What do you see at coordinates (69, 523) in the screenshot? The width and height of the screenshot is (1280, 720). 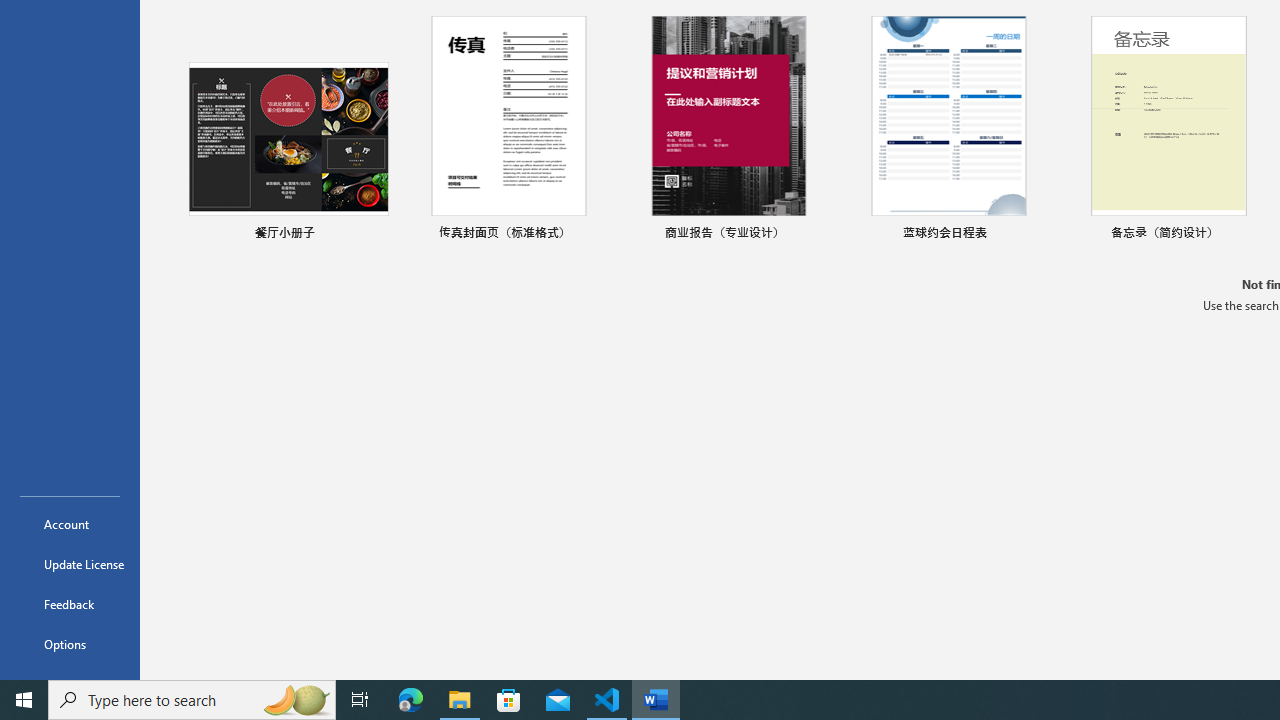 I see `'Account'` at bounding box center [69, 523].